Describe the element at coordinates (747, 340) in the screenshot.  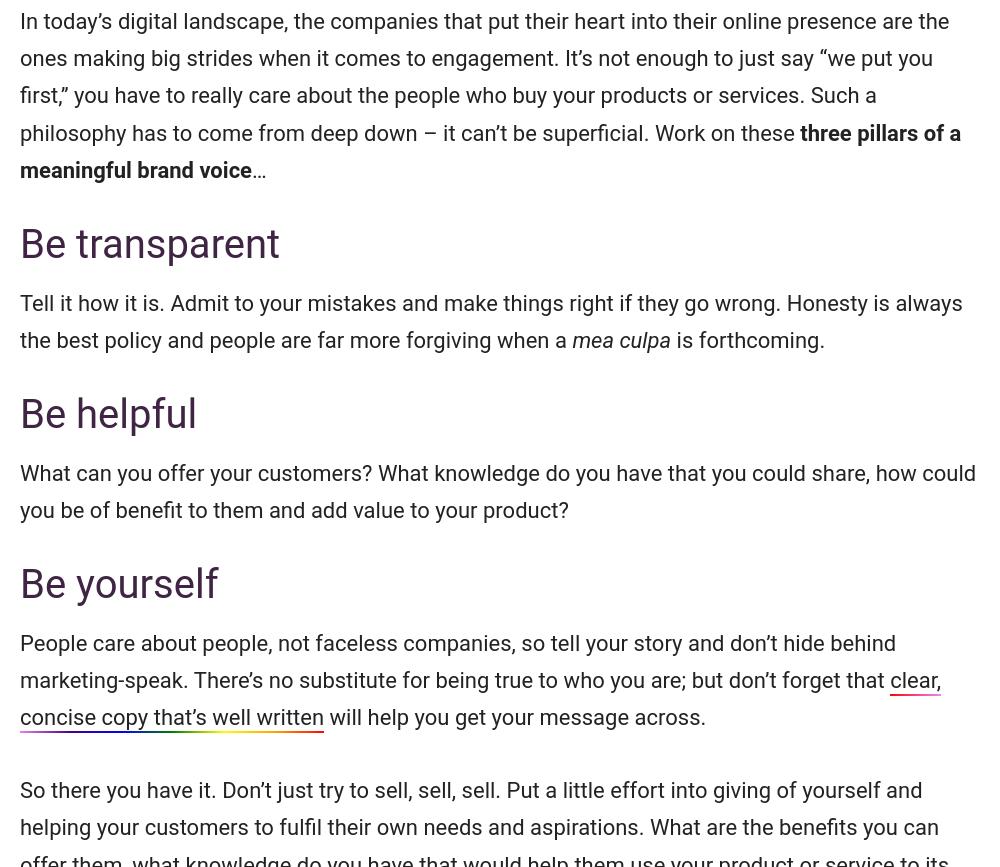
I see `'is forthcoming.'` at that location.